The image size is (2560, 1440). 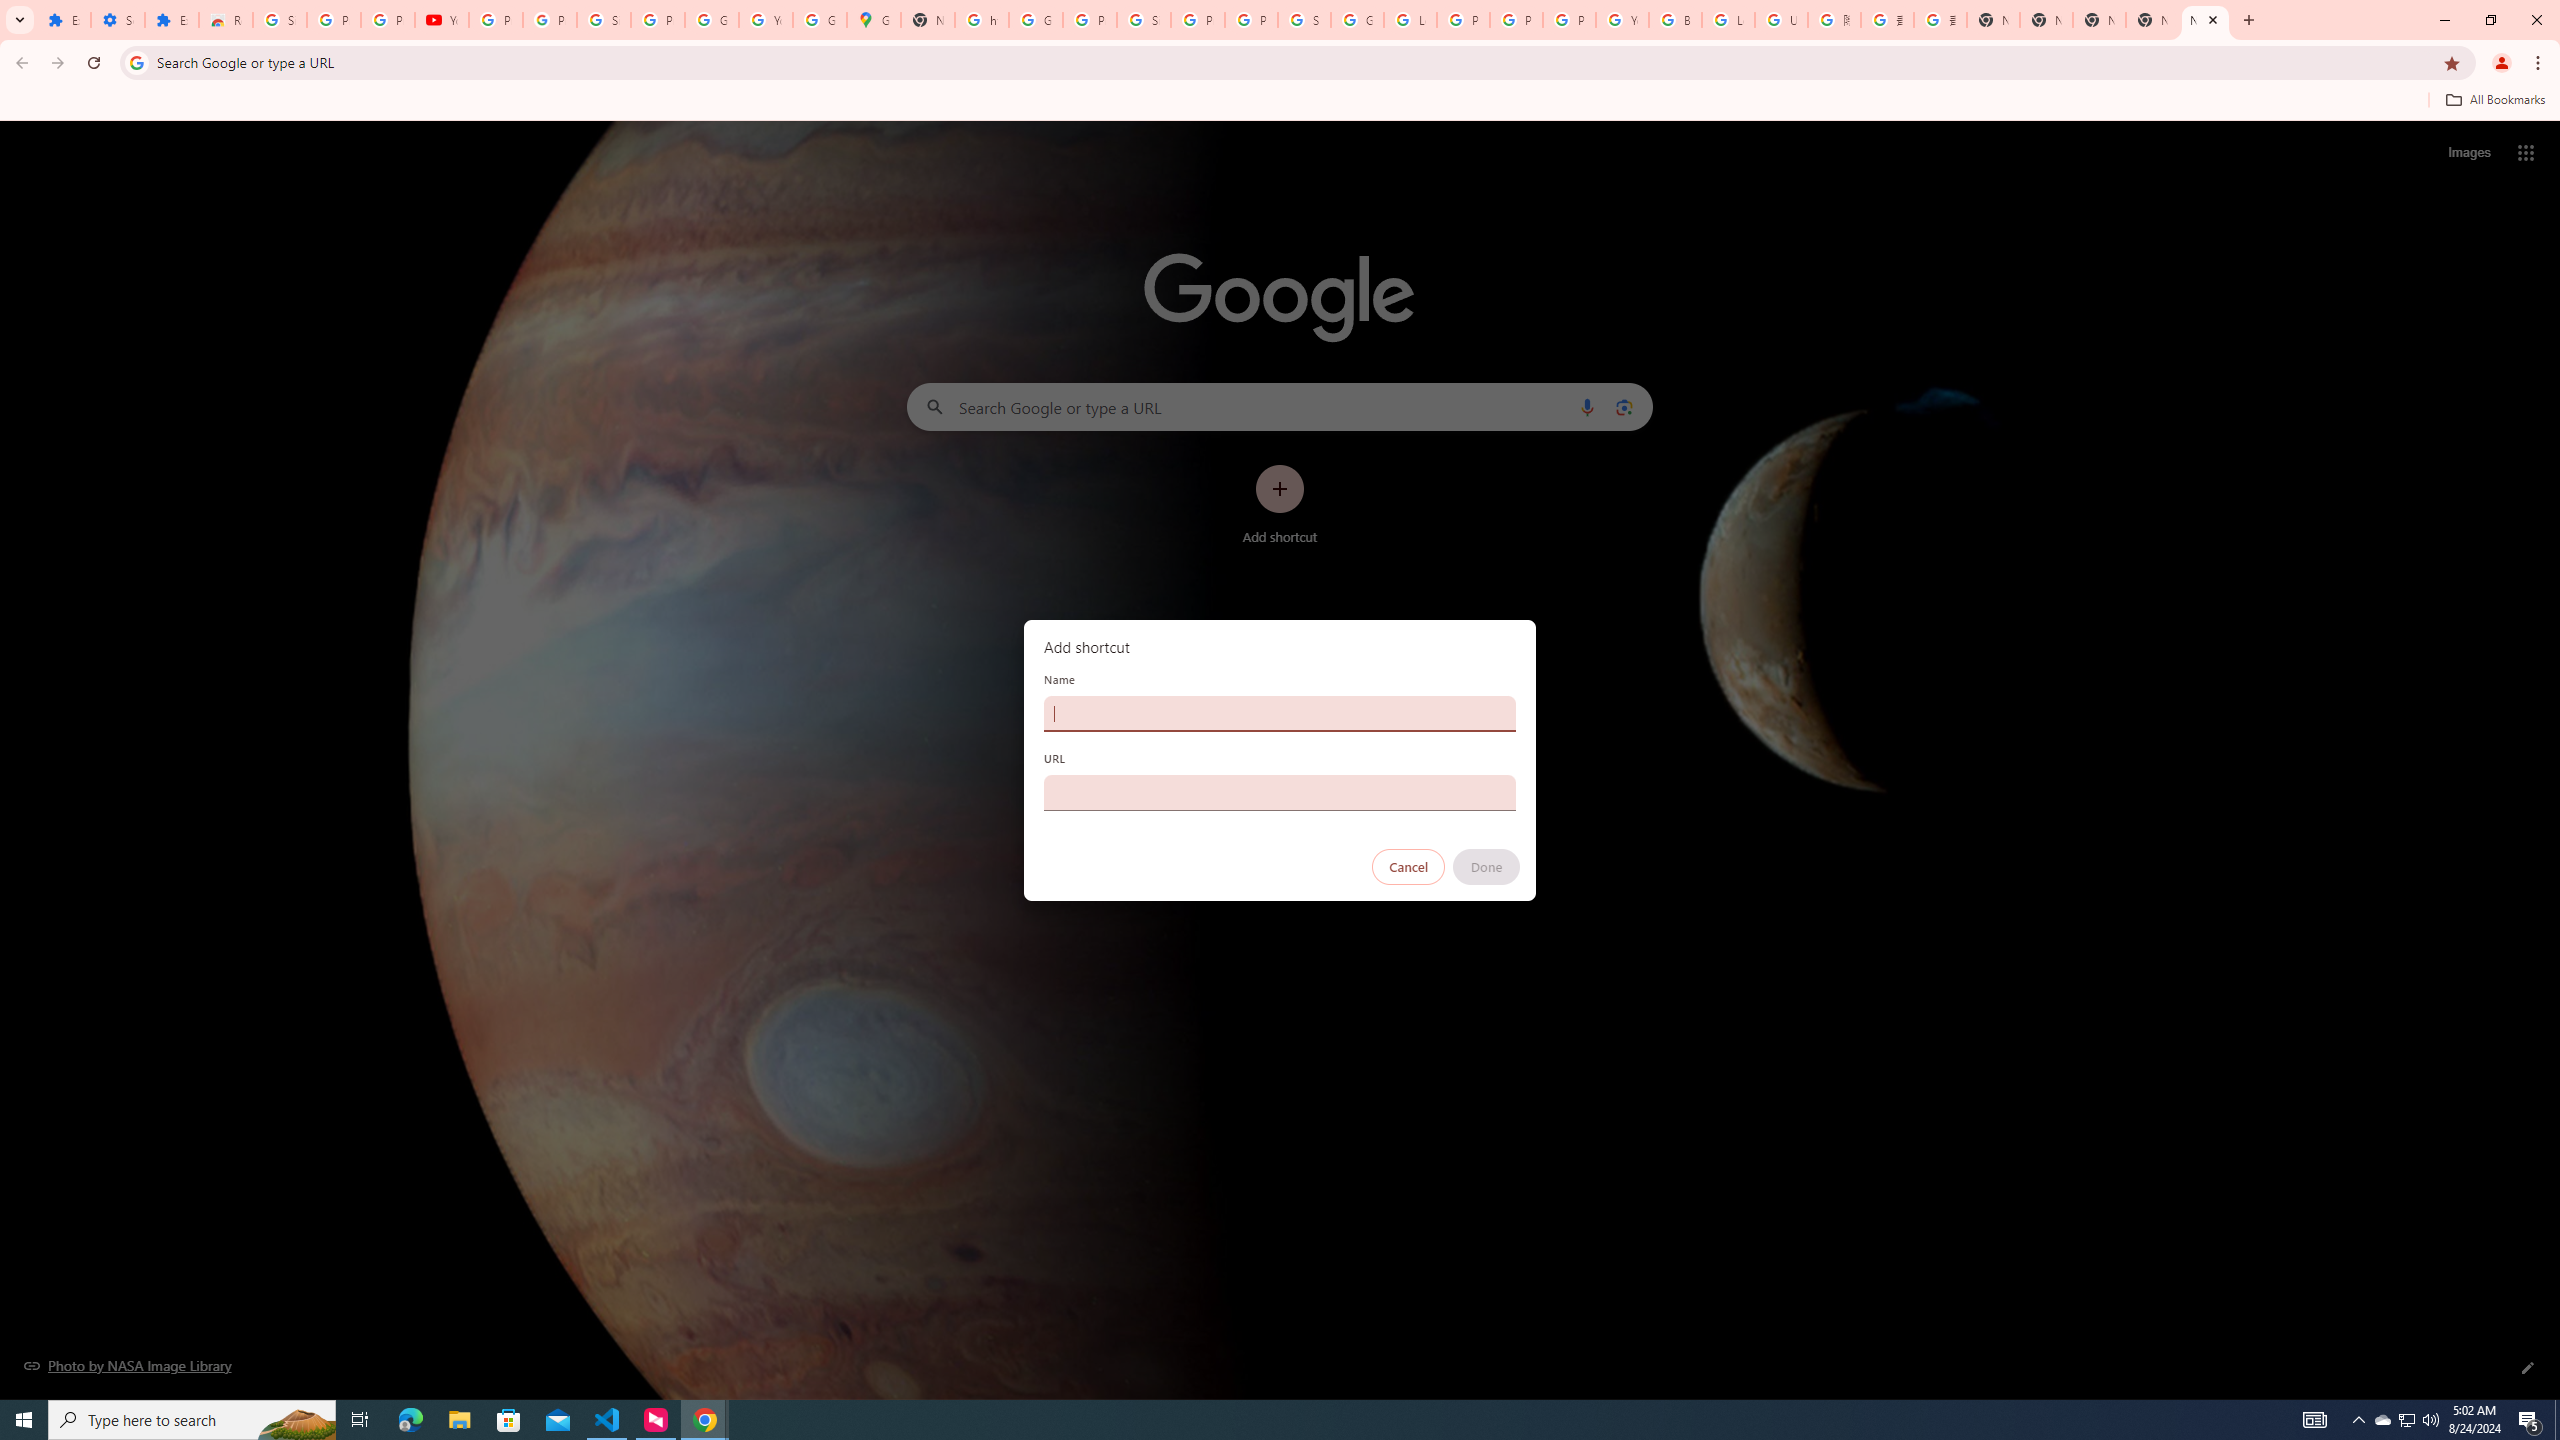 What do you see at coordinates (1463, 19) in the screenshot?
I see `'Privacy Help Center - Policies Help'` at bounding box center [1463, 19].